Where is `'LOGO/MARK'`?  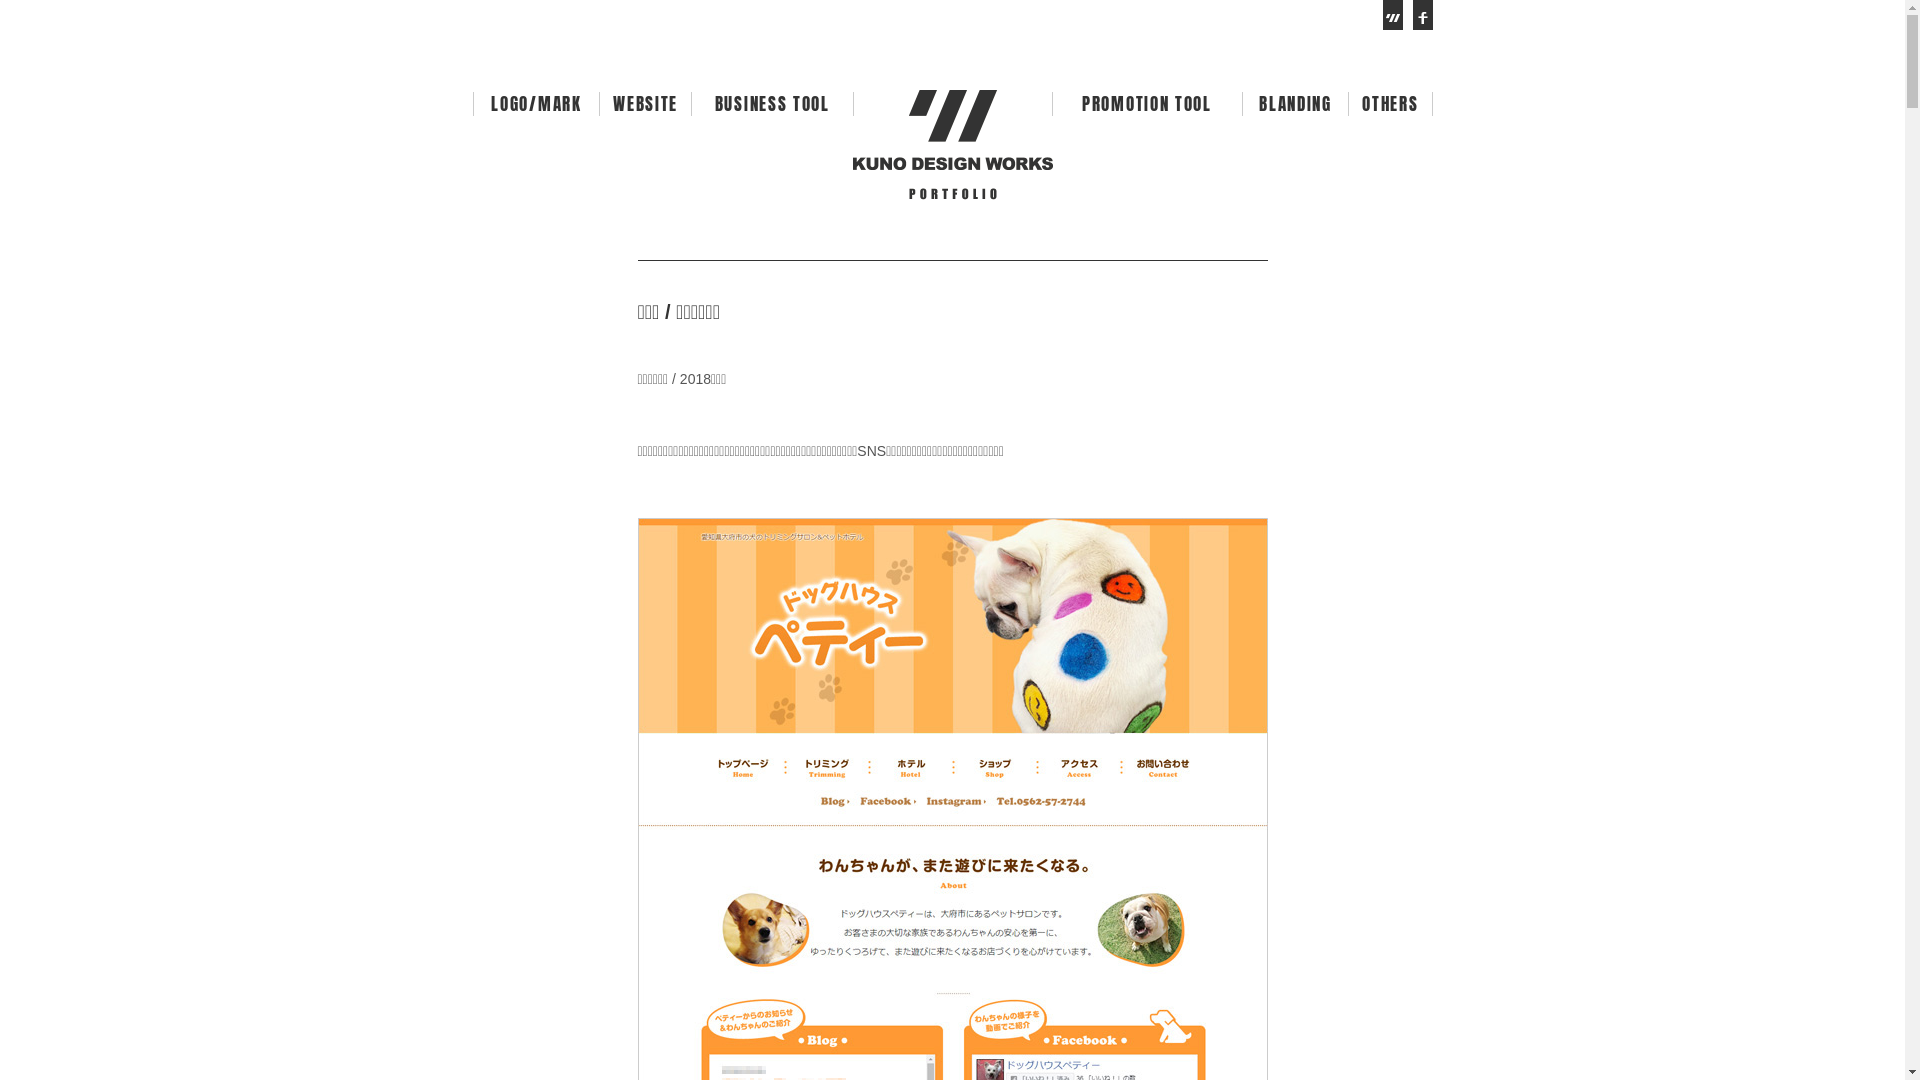
'LOGO/MARK' is located at coordinates (537, 104).